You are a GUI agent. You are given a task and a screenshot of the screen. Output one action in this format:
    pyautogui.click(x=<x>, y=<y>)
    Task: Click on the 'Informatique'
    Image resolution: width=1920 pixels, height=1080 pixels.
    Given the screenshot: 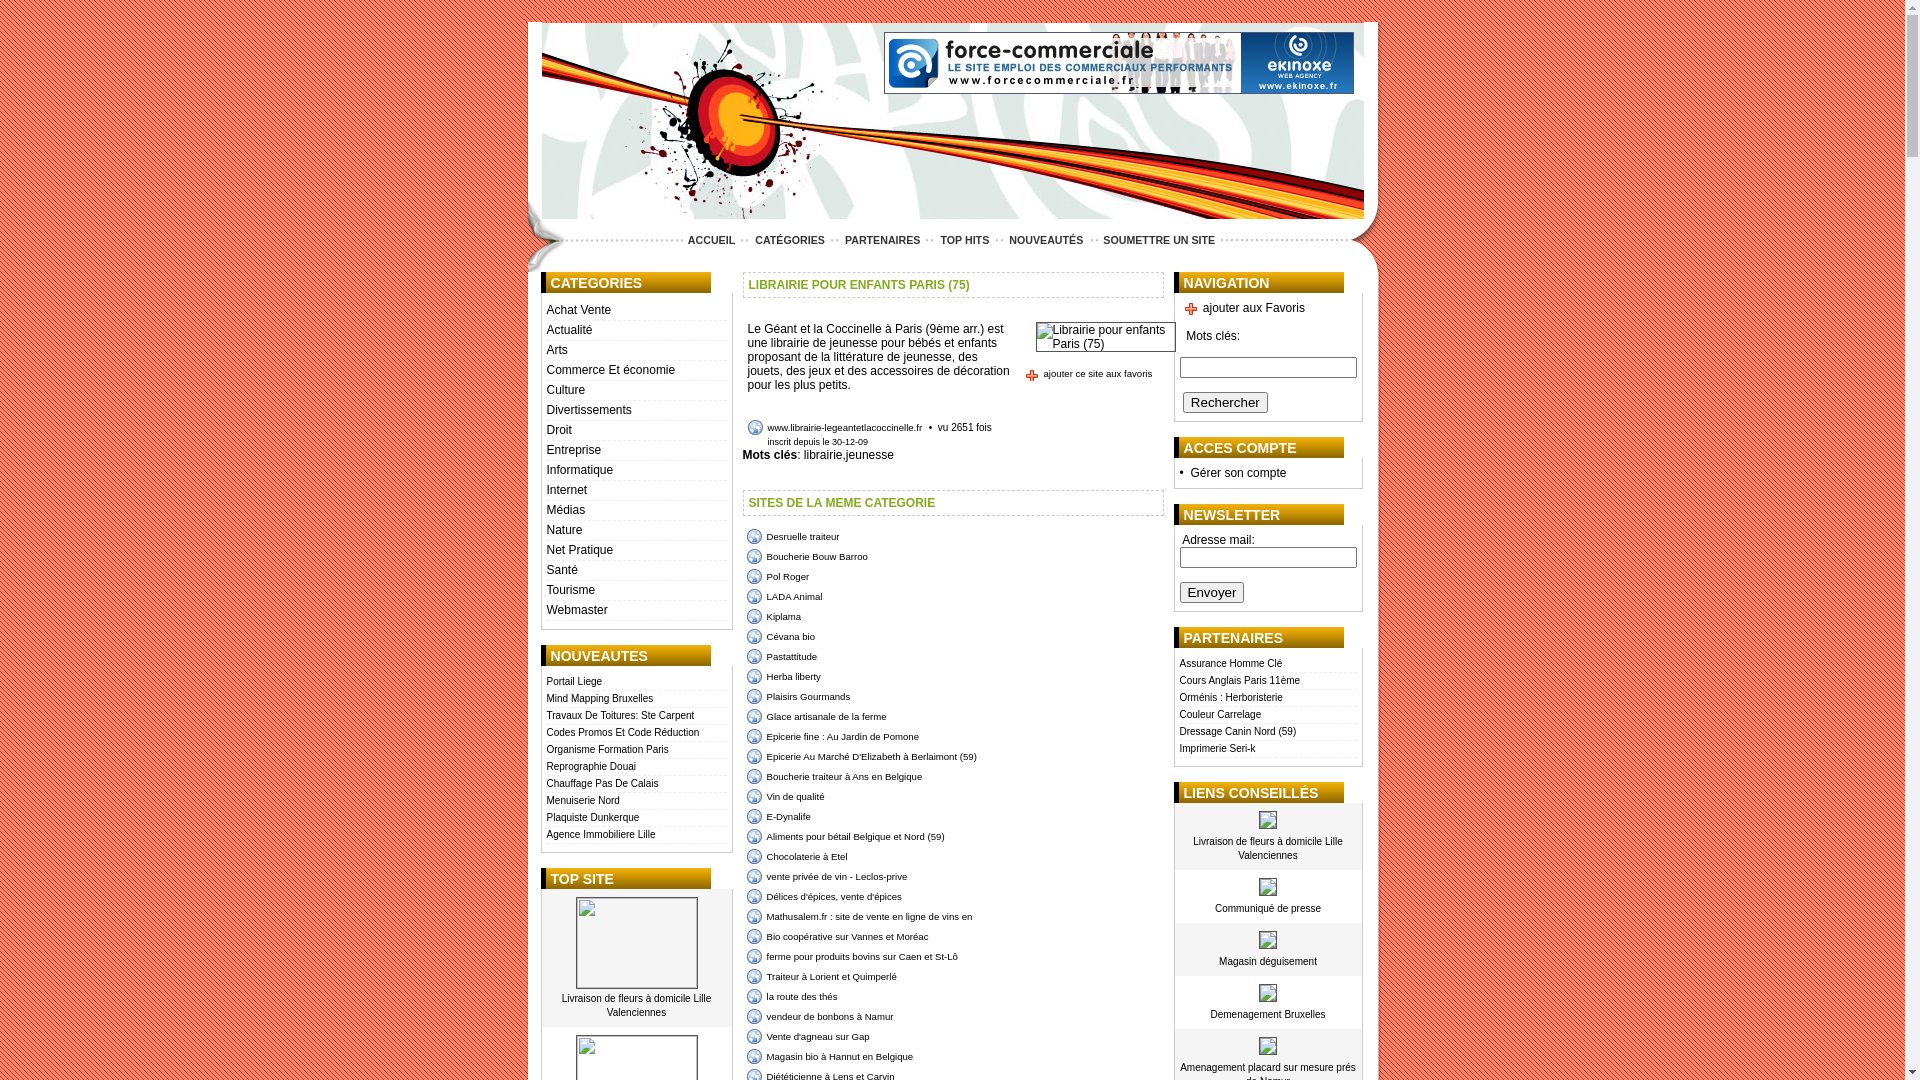 What is the action you would take?
    pyautogui.click(x=634, y=470)
    